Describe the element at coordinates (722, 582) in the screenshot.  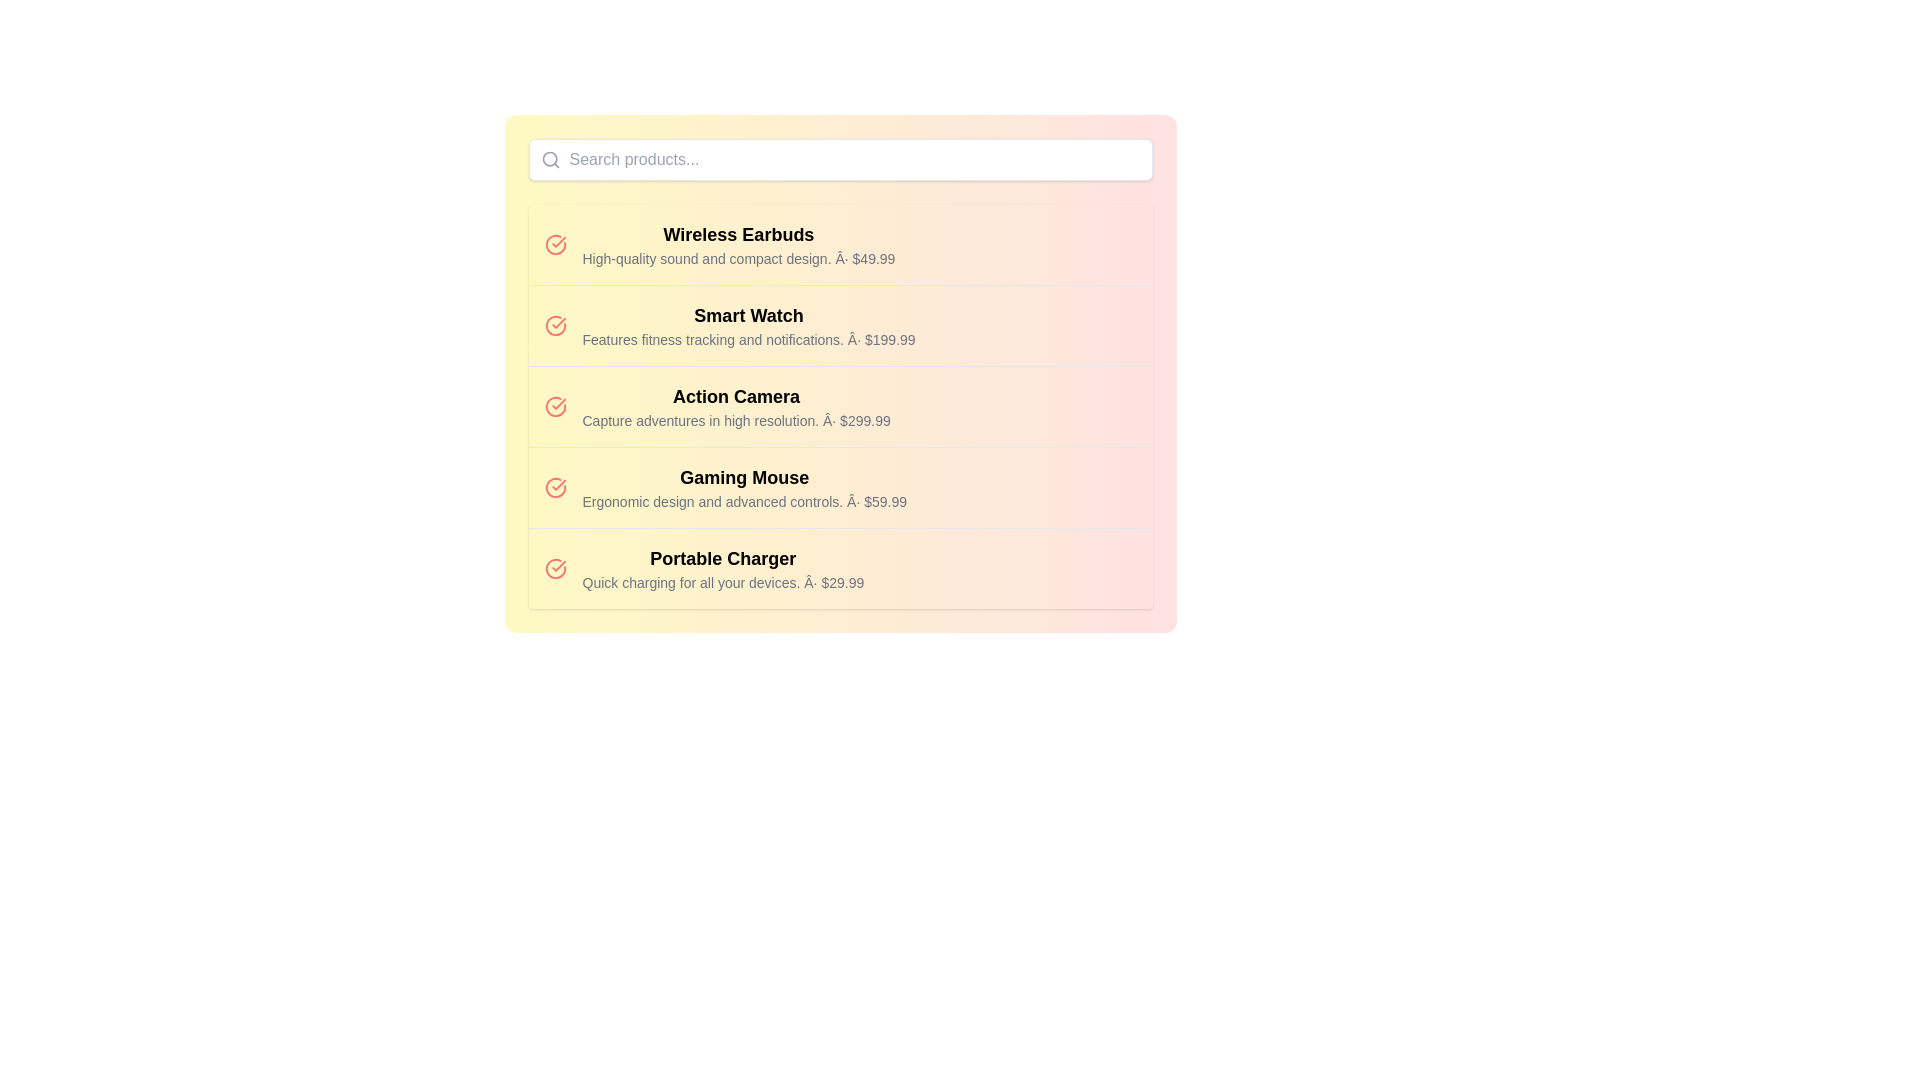
I see `the descriptive text element that reads 'Quick charging for all your devices. Â· $29.99', which is located below the 'Portable Charger' header` at that location.